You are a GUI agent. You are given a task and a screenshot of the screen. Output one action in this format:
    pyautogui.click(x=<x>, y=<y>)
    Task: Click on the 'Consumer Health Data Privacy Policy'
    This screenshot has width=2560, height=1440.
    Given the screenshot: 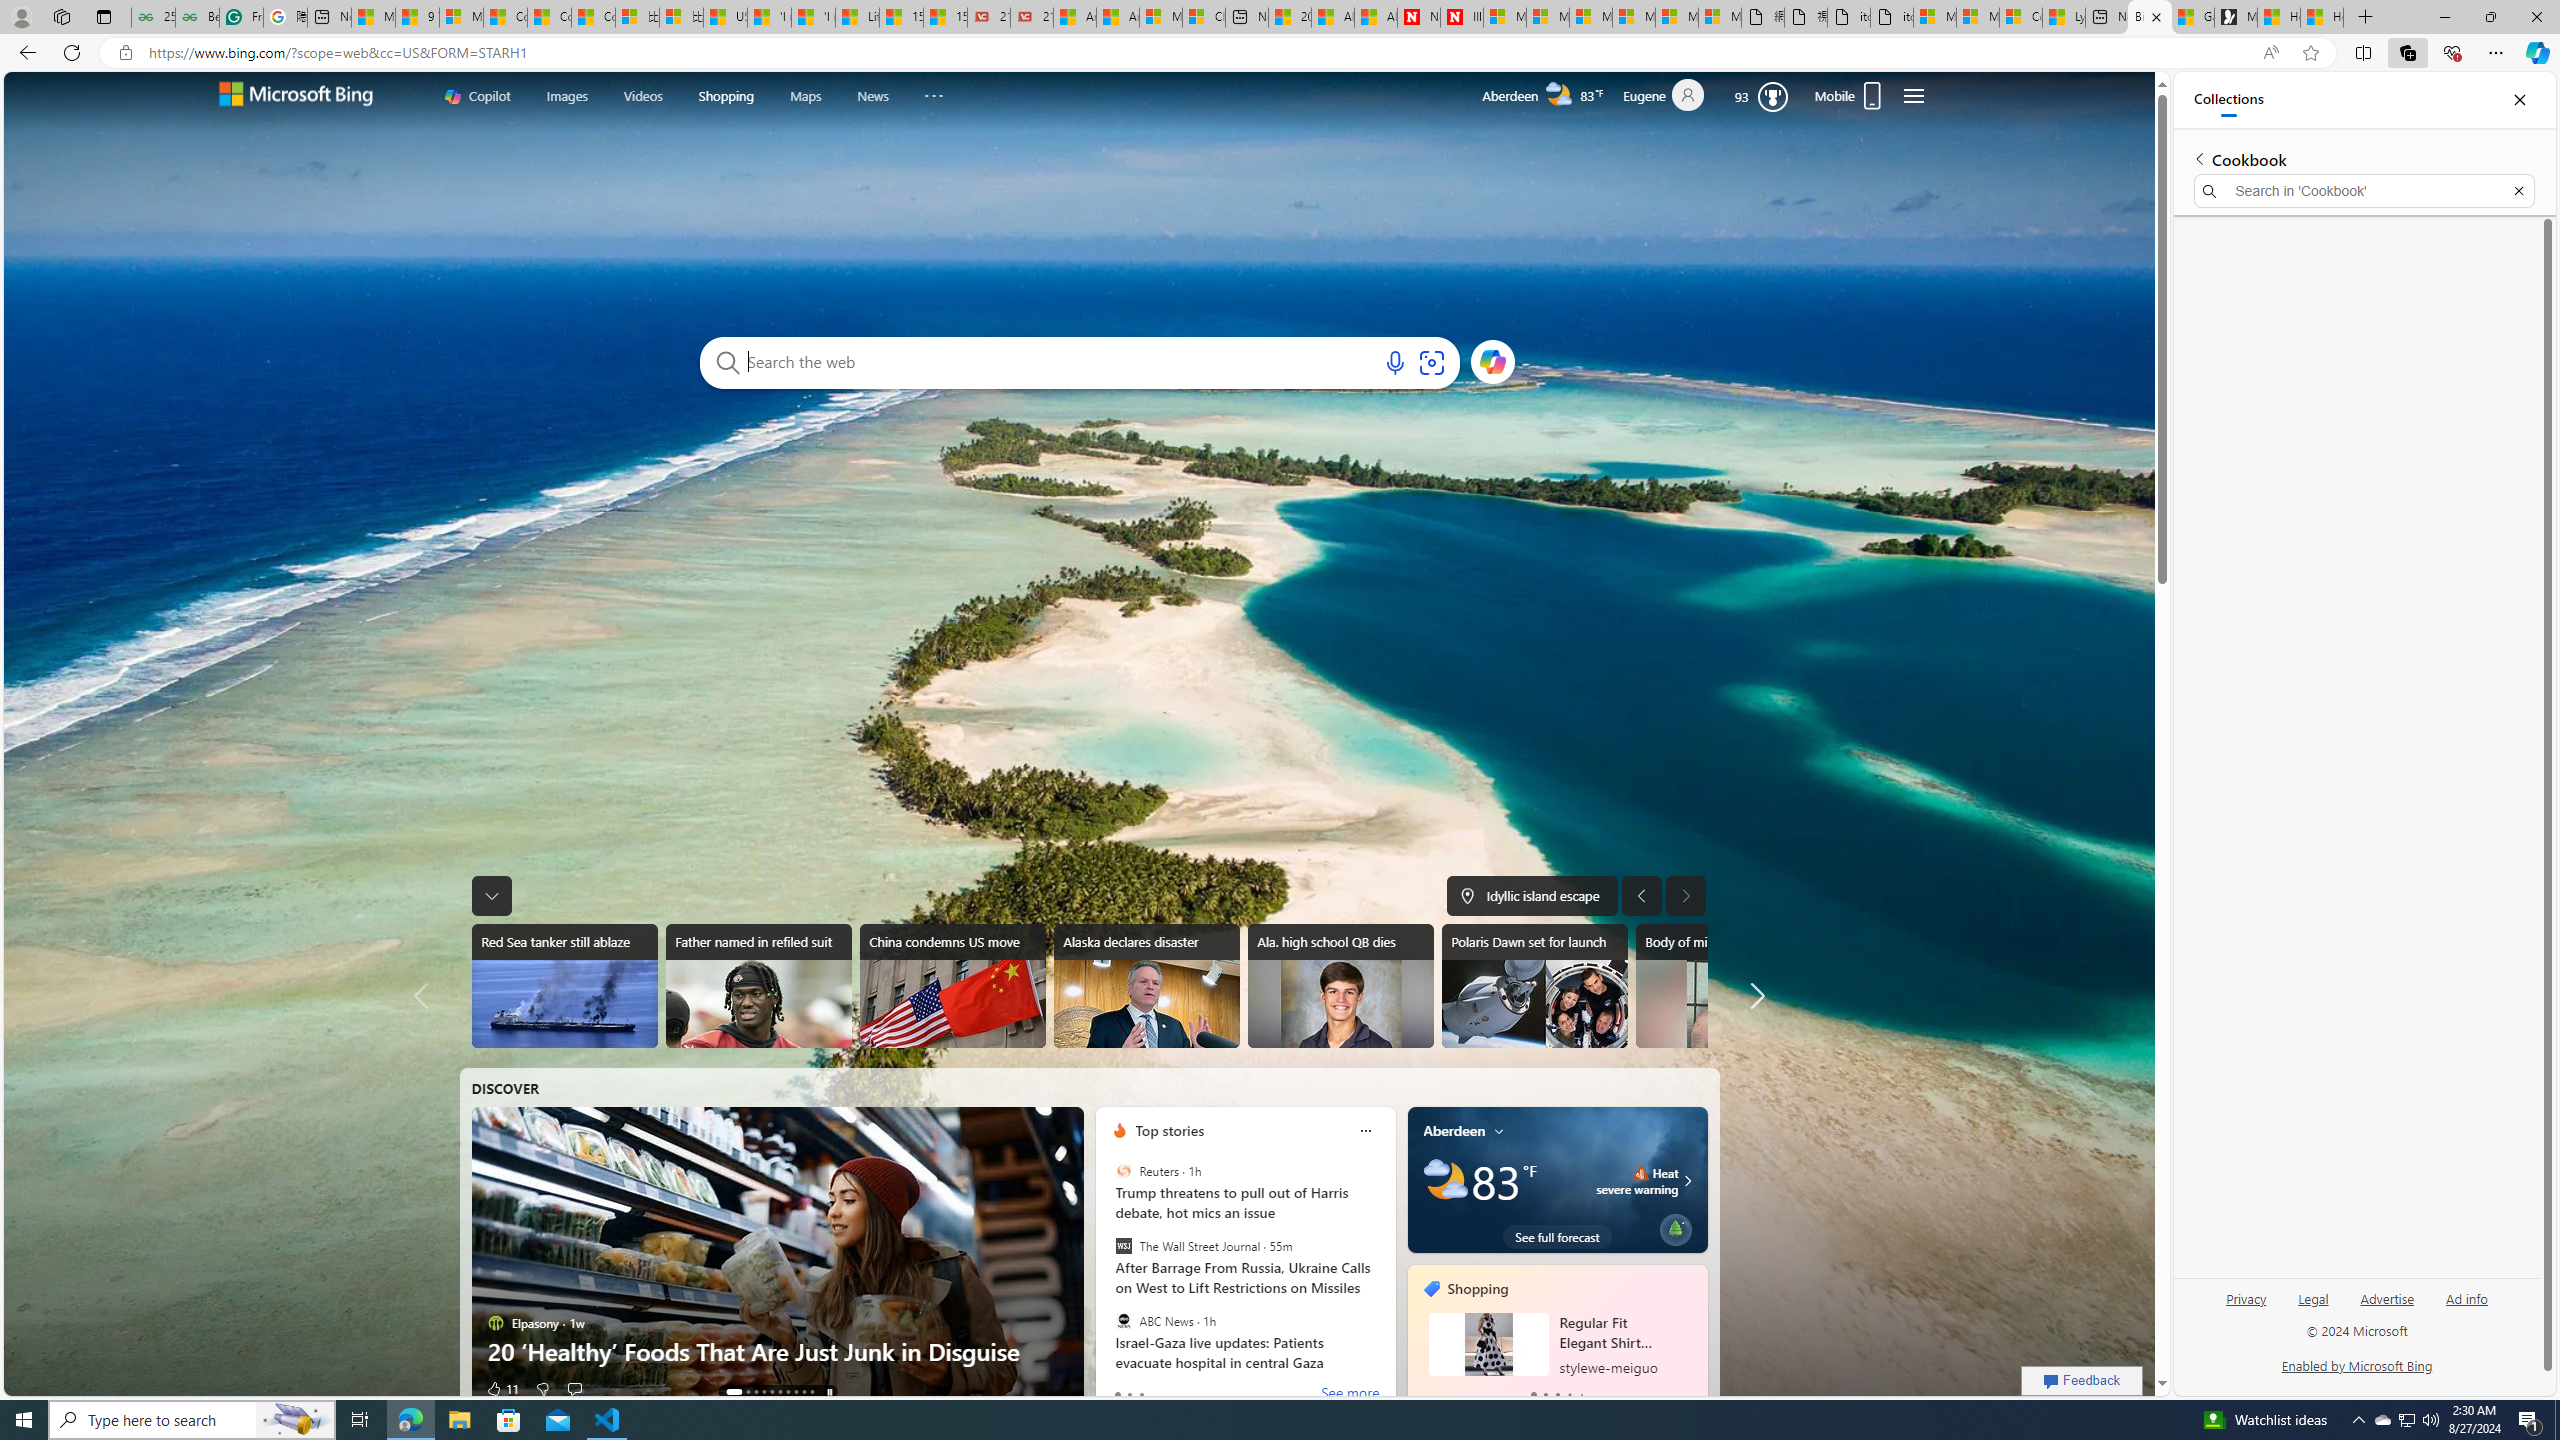 What is the action you would take?
    pyautogui.click(x=2021, y=16)
    